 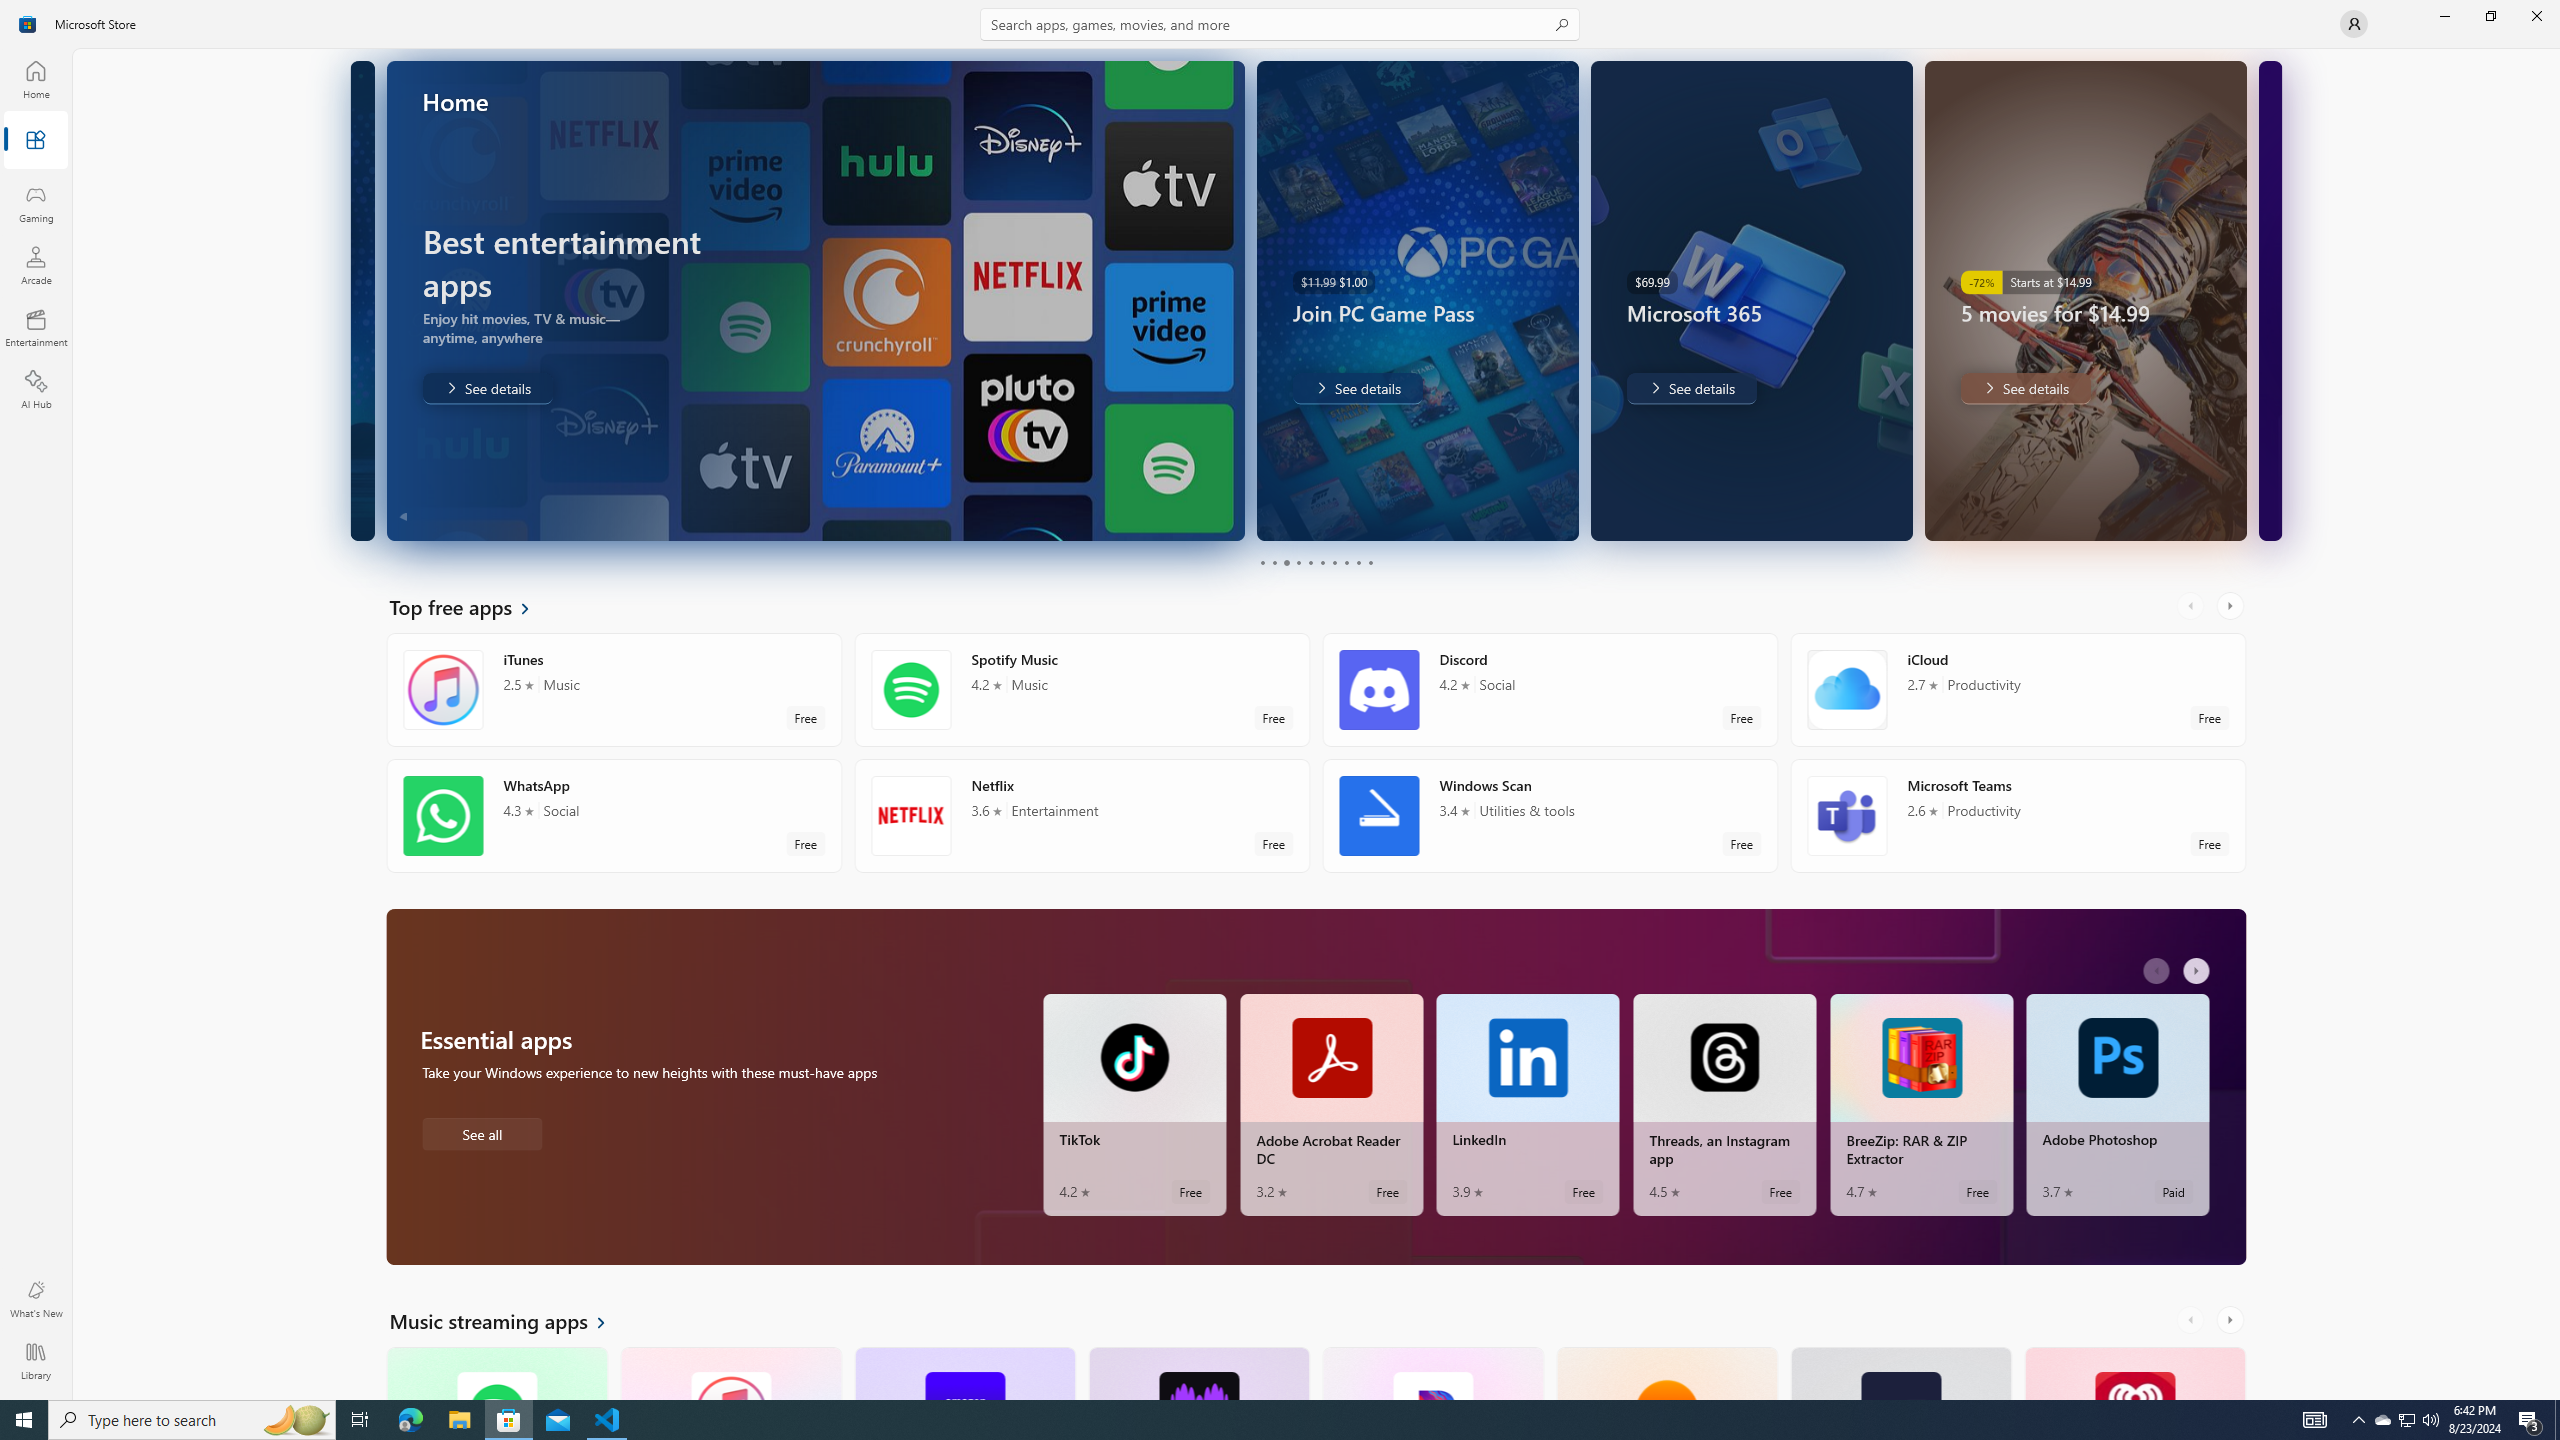 What do you see at coordinates (1316, 562) in the screenshot?
I see `'Pager'` at bounding box center [1316, 562].